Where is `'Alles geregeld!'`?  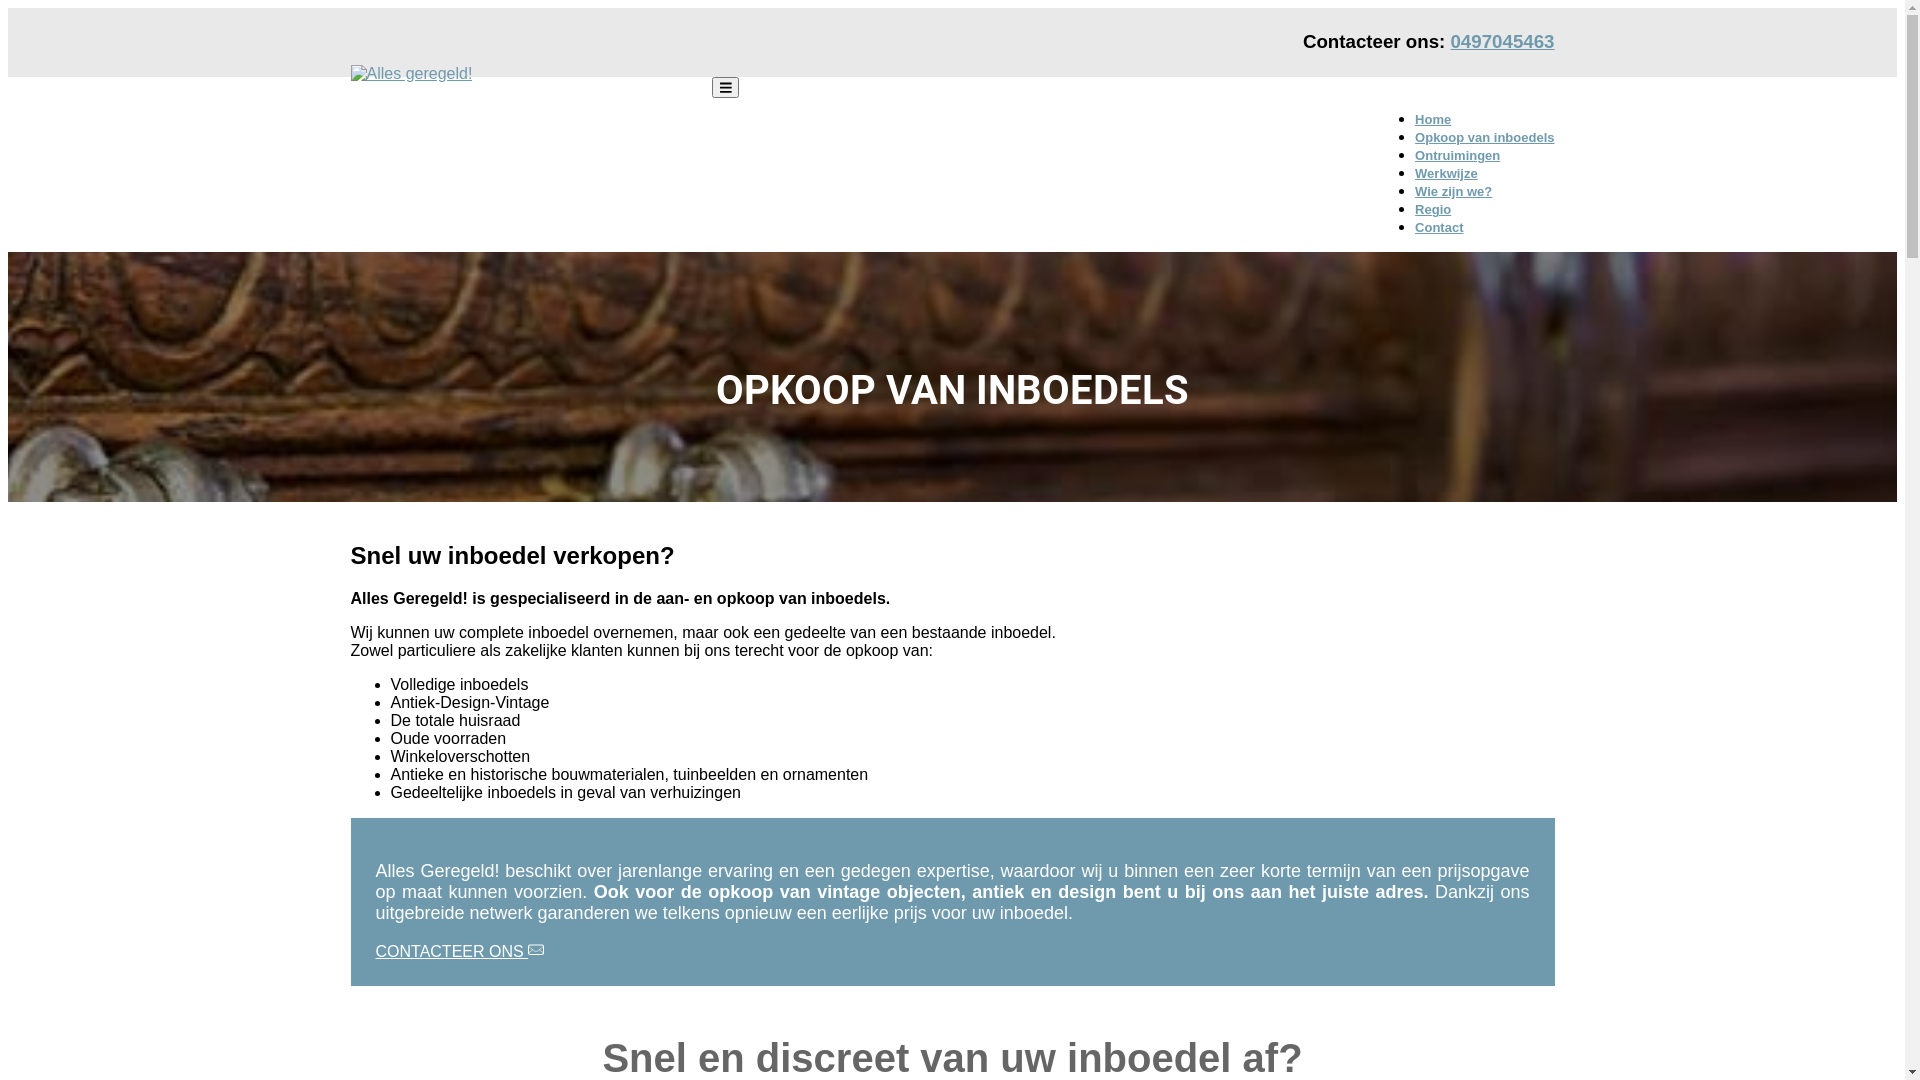
'Alles geregeld!' is located at coordinates (402, 107).